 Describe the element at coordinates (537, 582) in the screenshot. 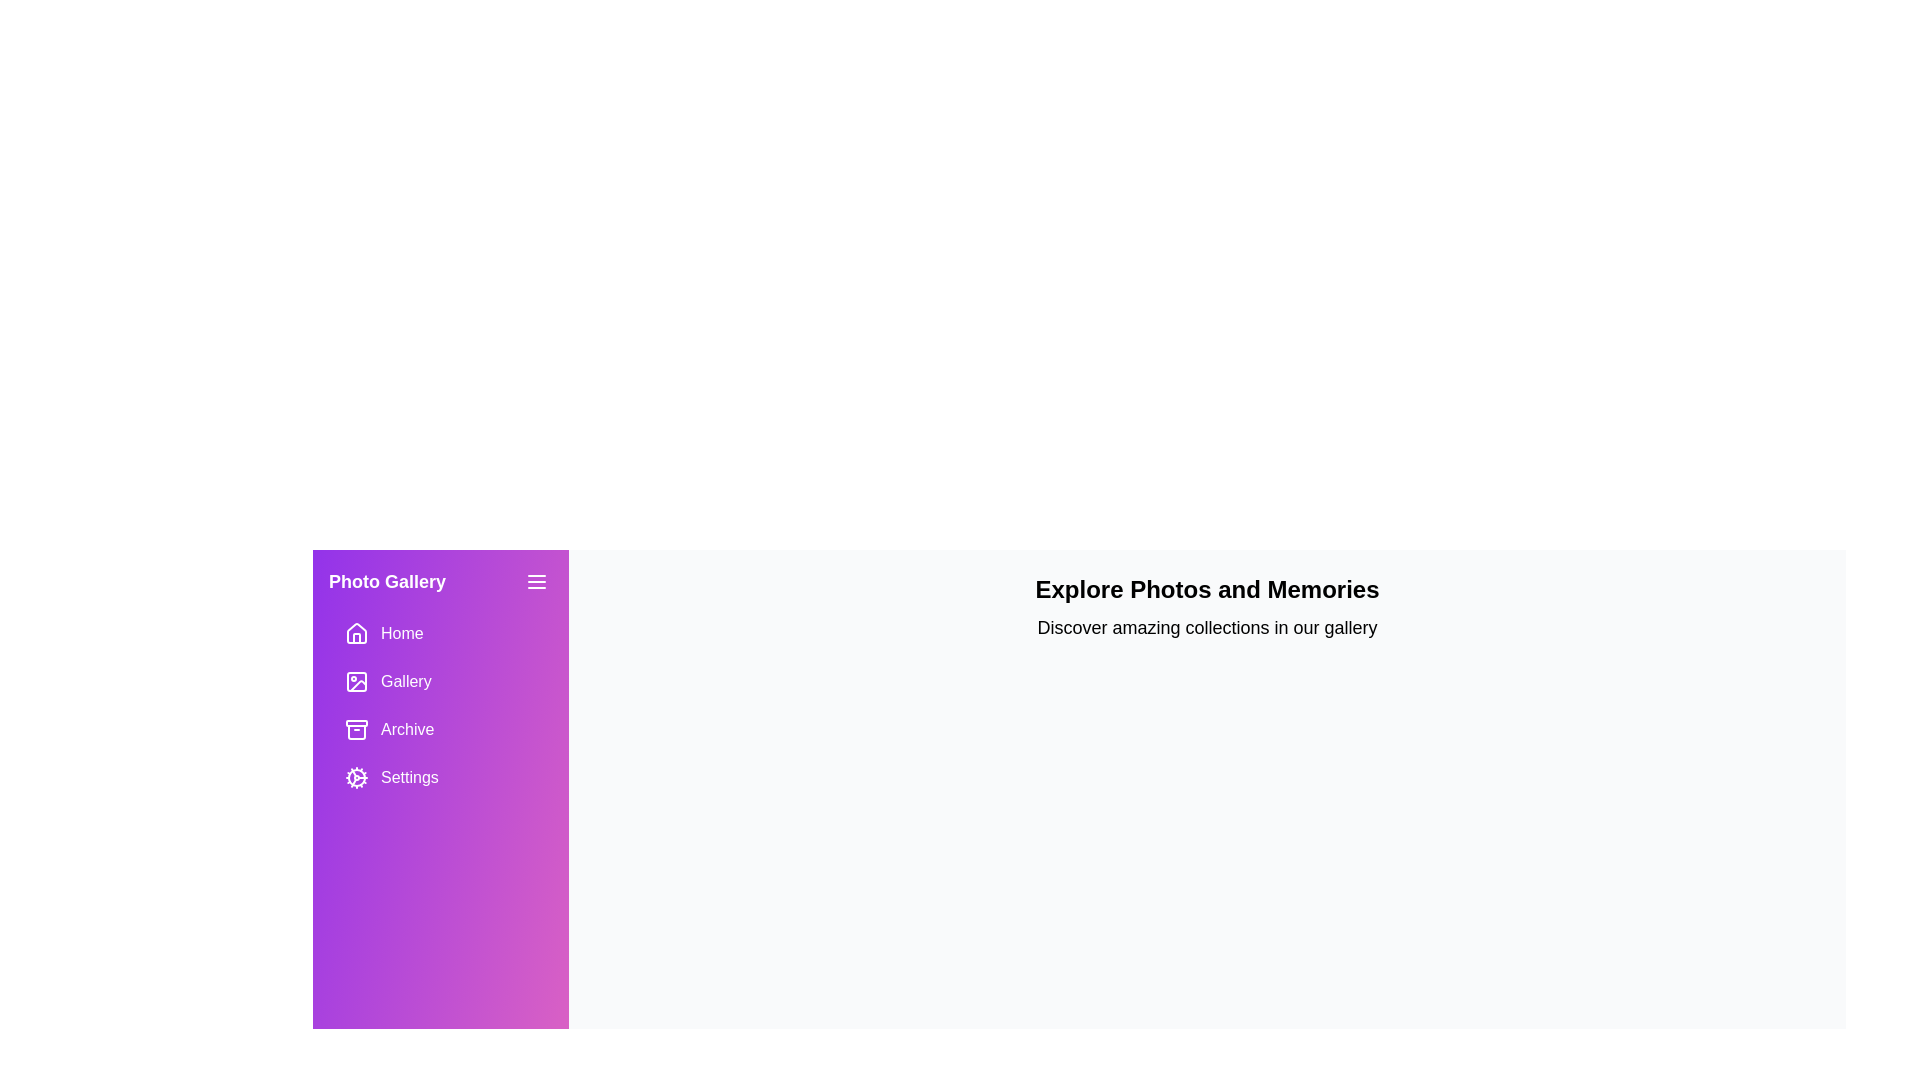

I see `the menu icon to toggle the visibility of the drawer` at that location.